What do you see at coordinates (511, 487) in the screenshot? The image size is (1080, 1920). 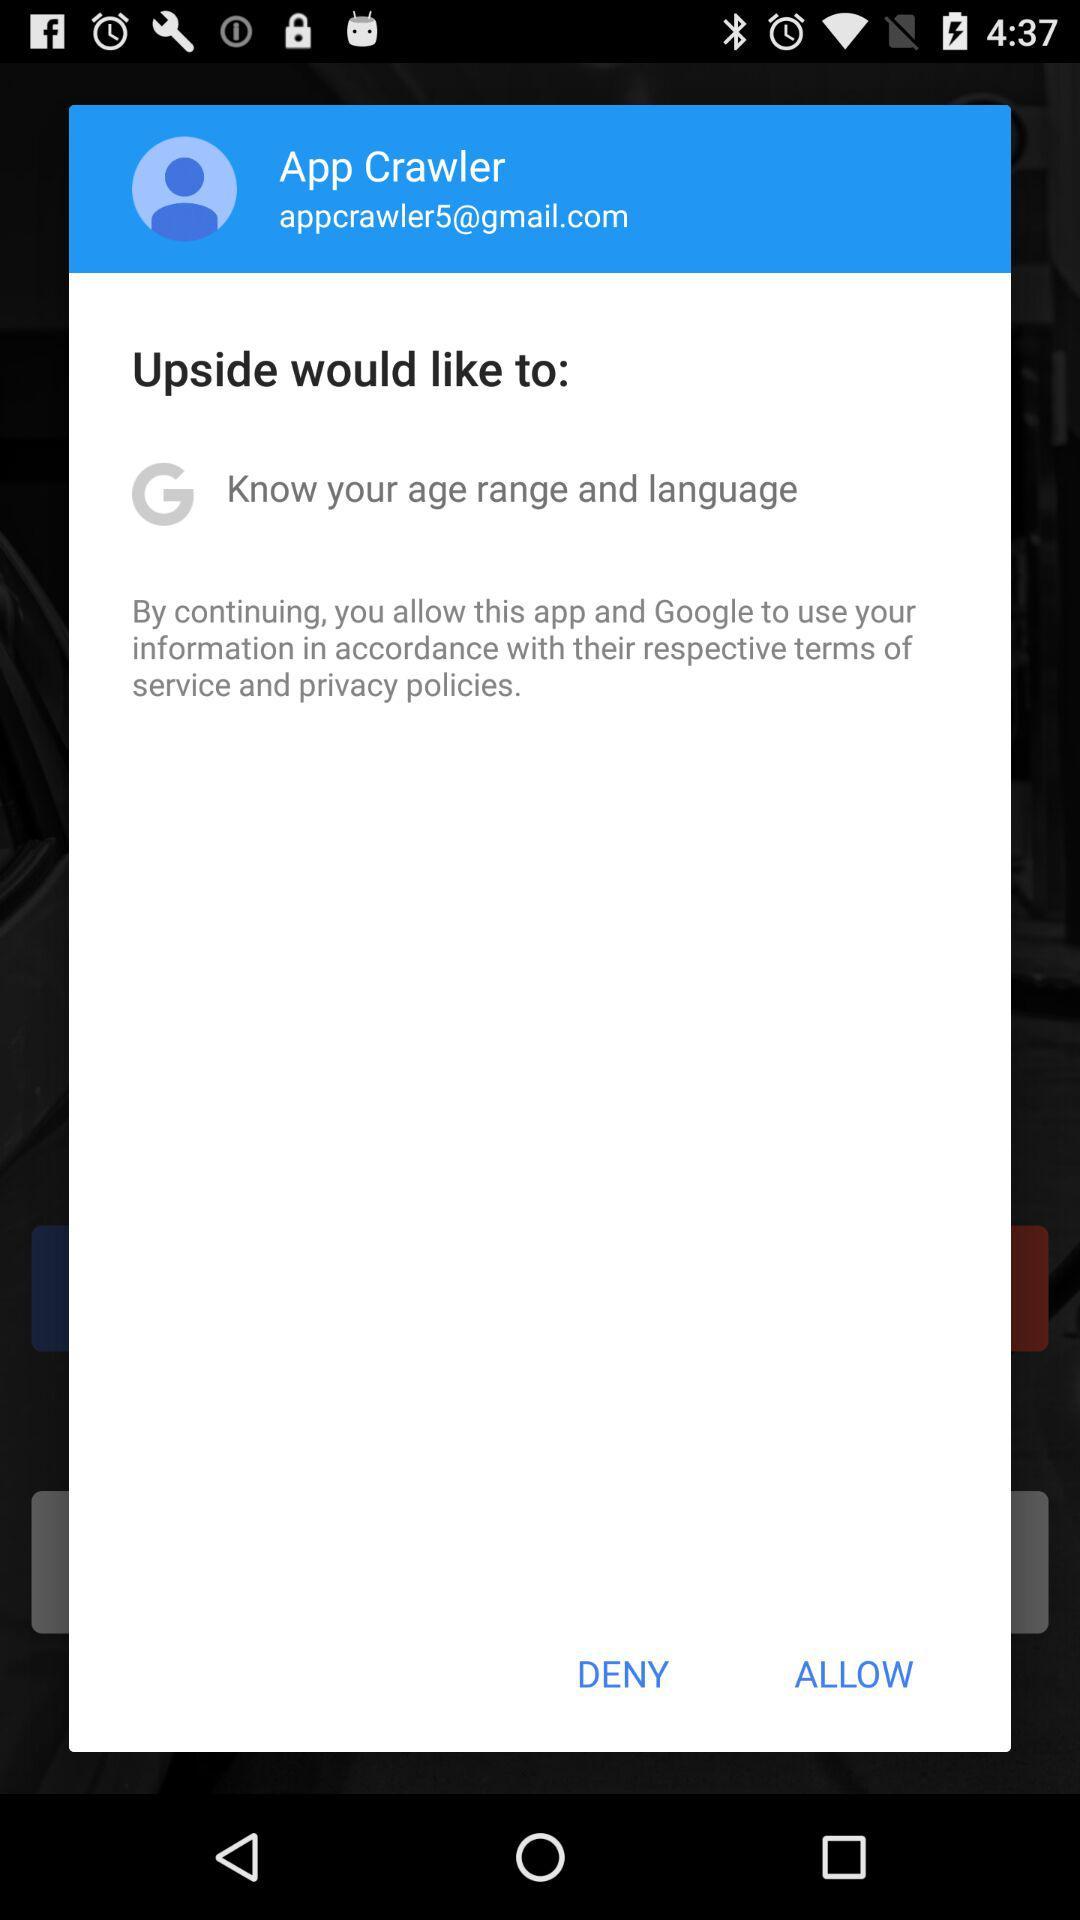 I see `item below upside would like app` at bounding box center [511, 487].